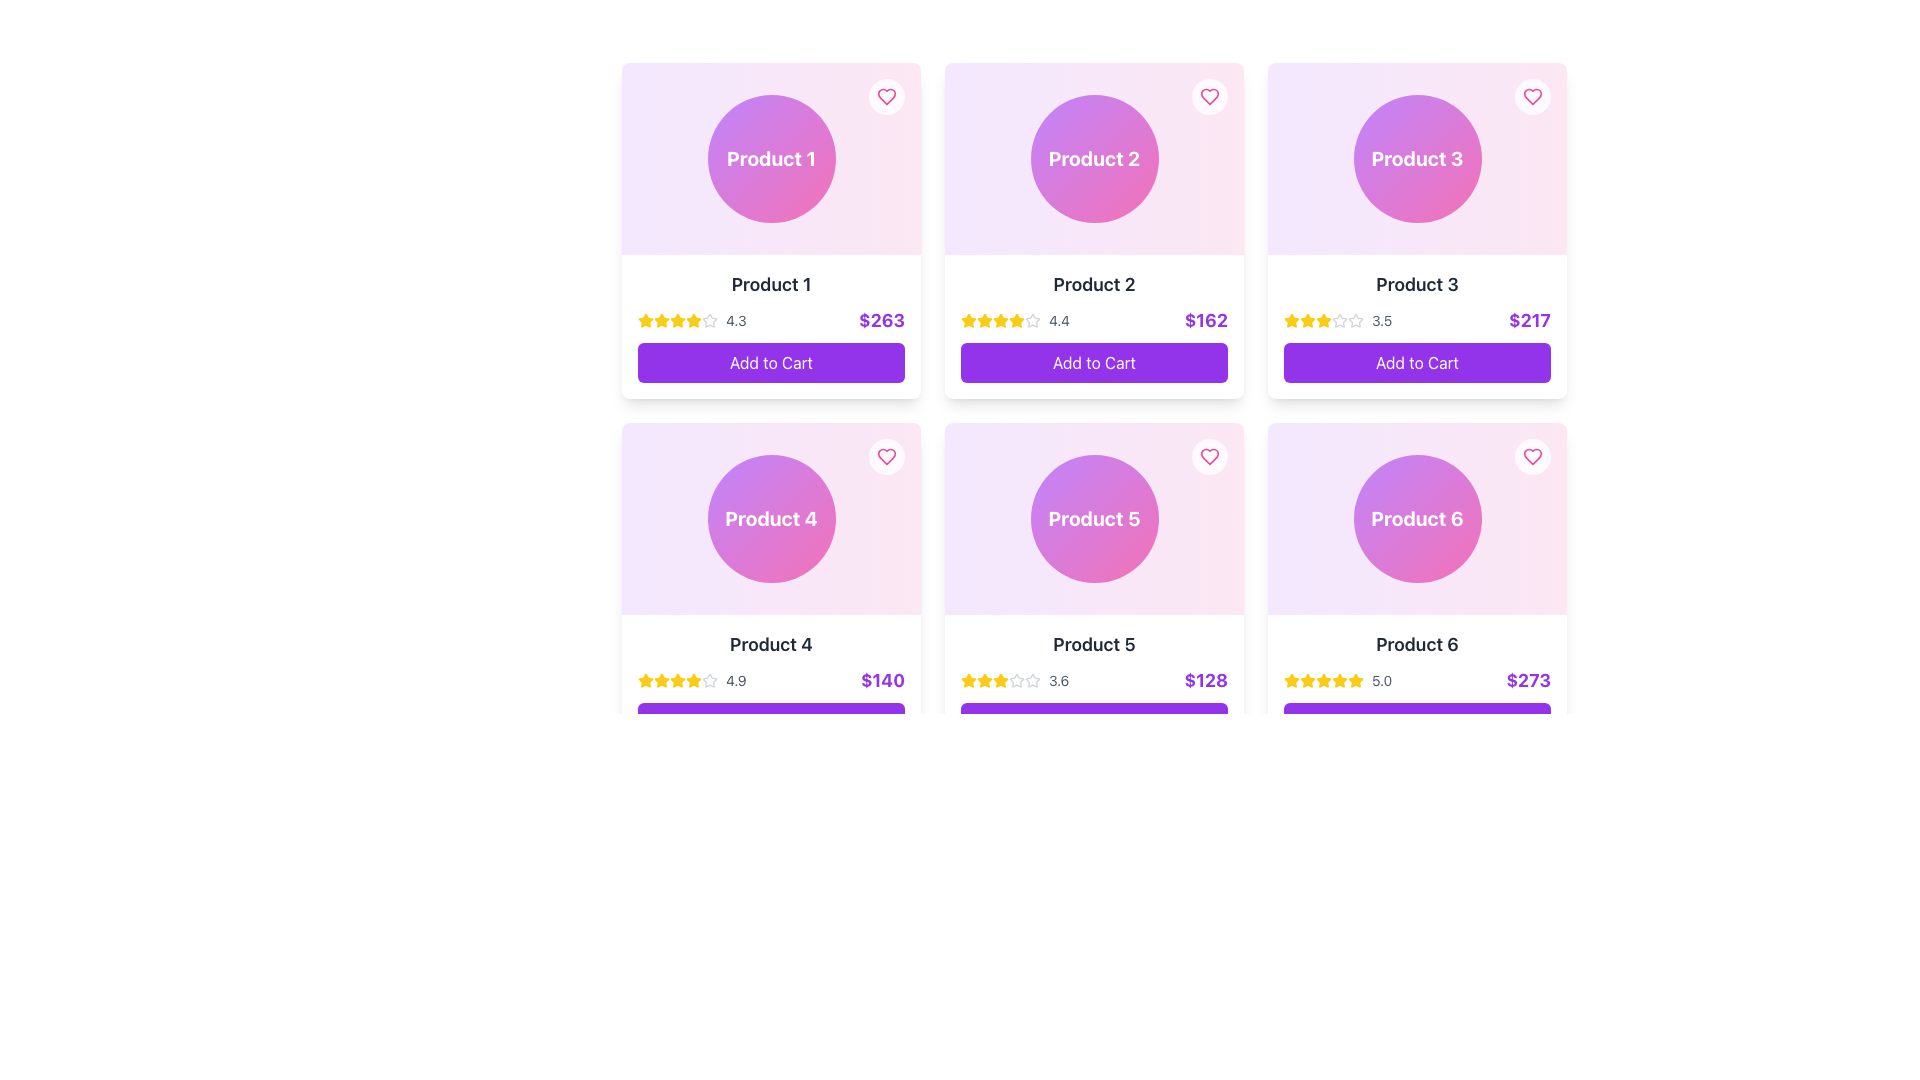  What do you see at coordinates (1032, 319) in the screenshot?
I see `the fourth rating star icon representing the rating for Product 2` at bounding box center [1032, 319].